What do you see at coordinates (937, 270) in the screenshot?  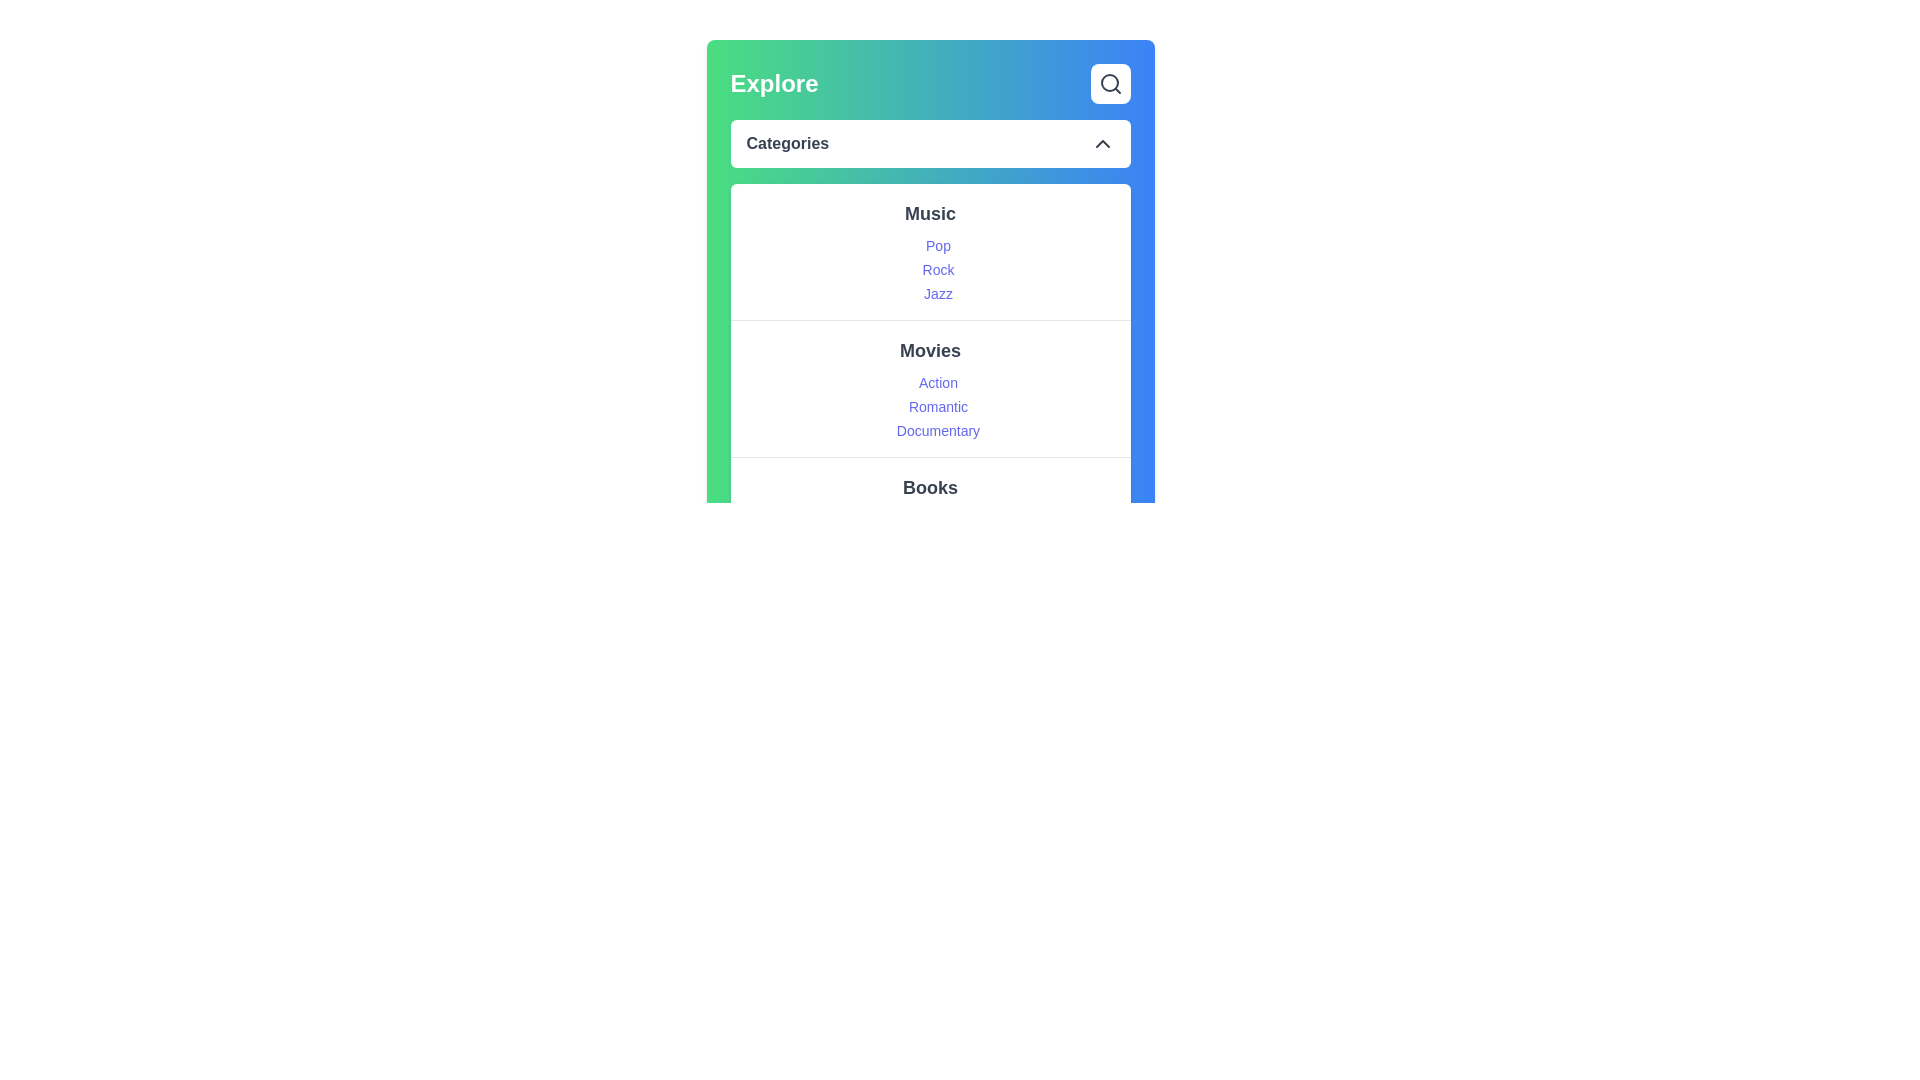 I see `the clickable text label for the 'Rock' category located in the 'Music' section` at bounding box center [937, 270].